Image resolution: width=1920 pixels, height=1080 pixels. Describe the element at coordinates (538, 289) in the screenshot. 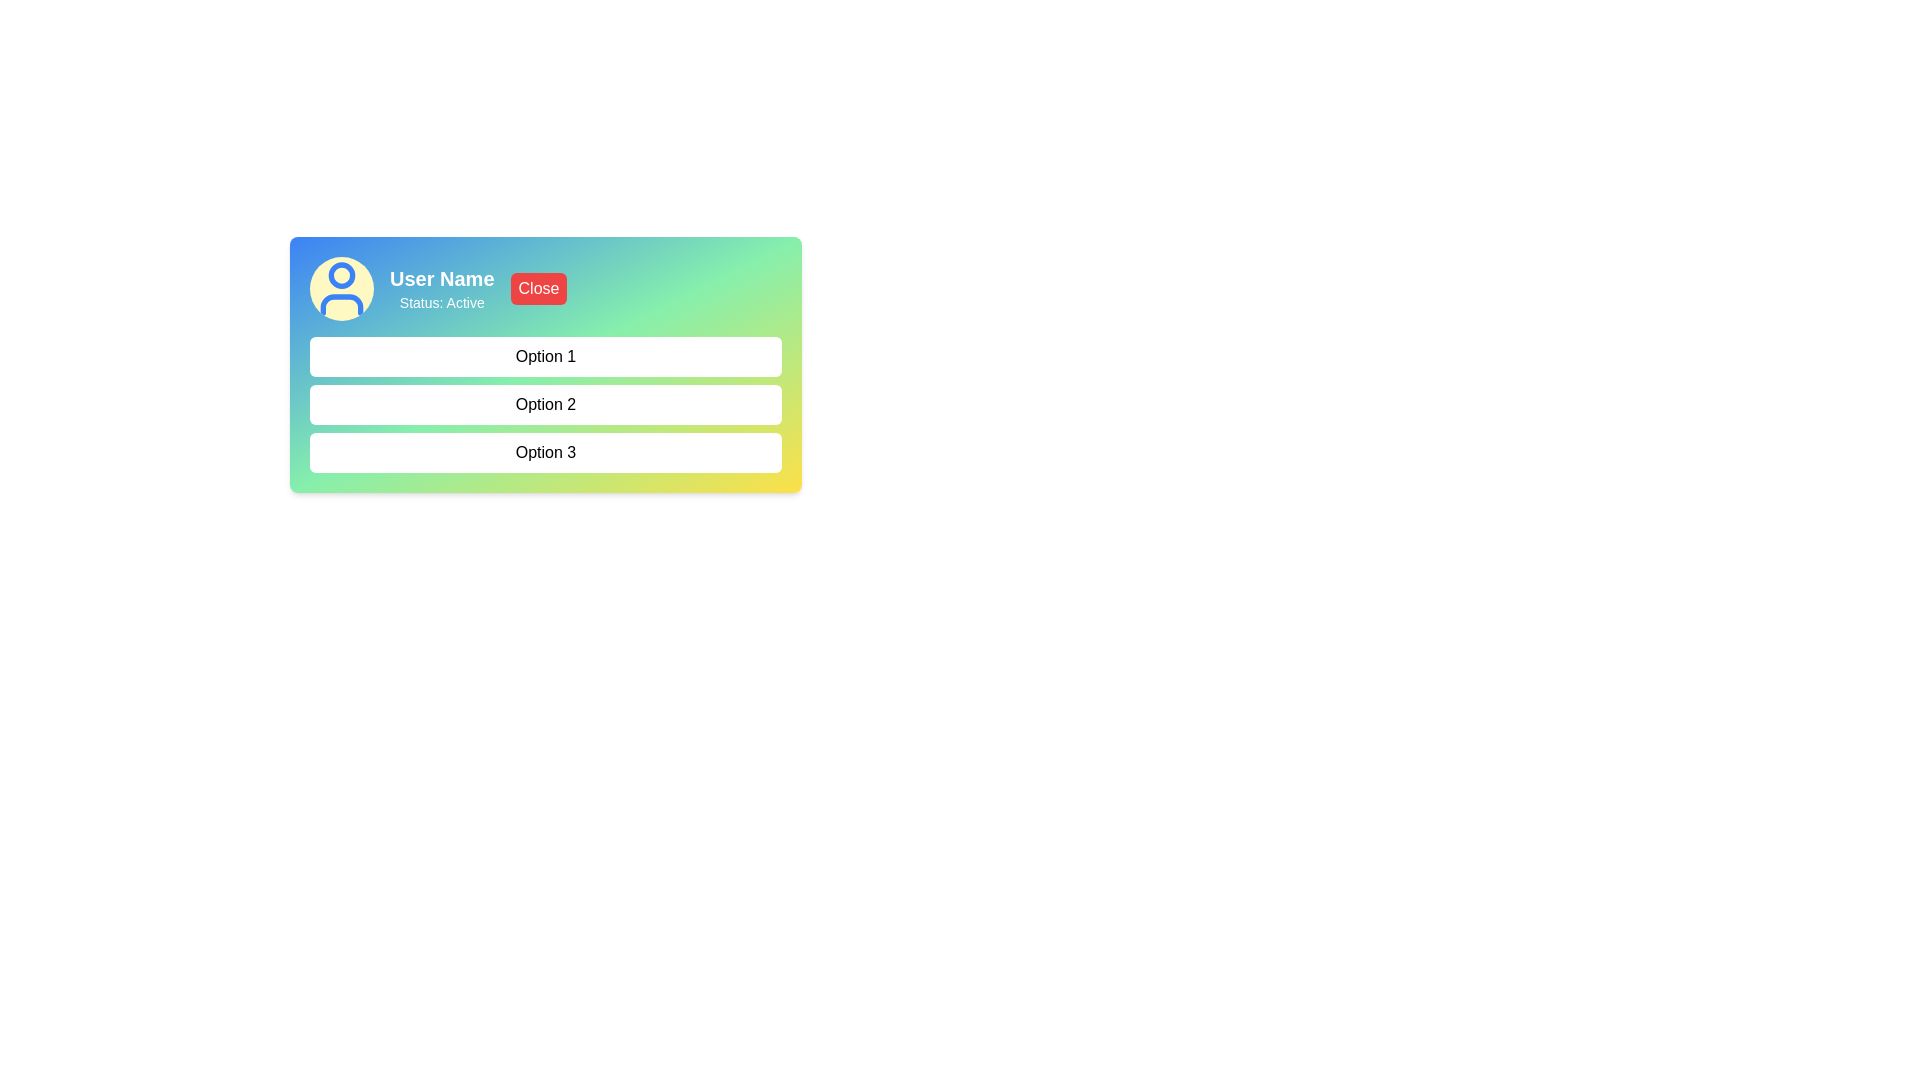

I see `the 'Close' button, which is a red rectangular button with white bold text, located in the header section of the interface` at that location.